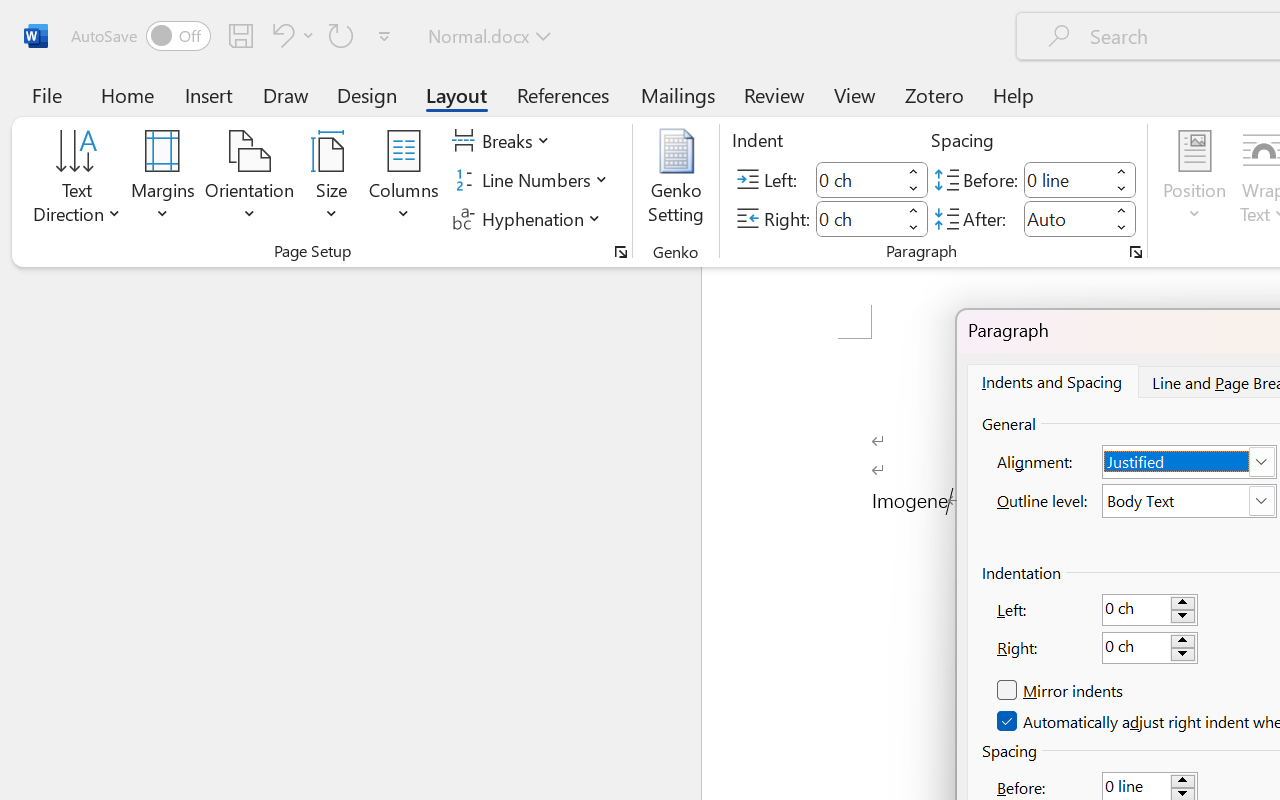  I want to click on 'Spacing After', so click(1065, 218).